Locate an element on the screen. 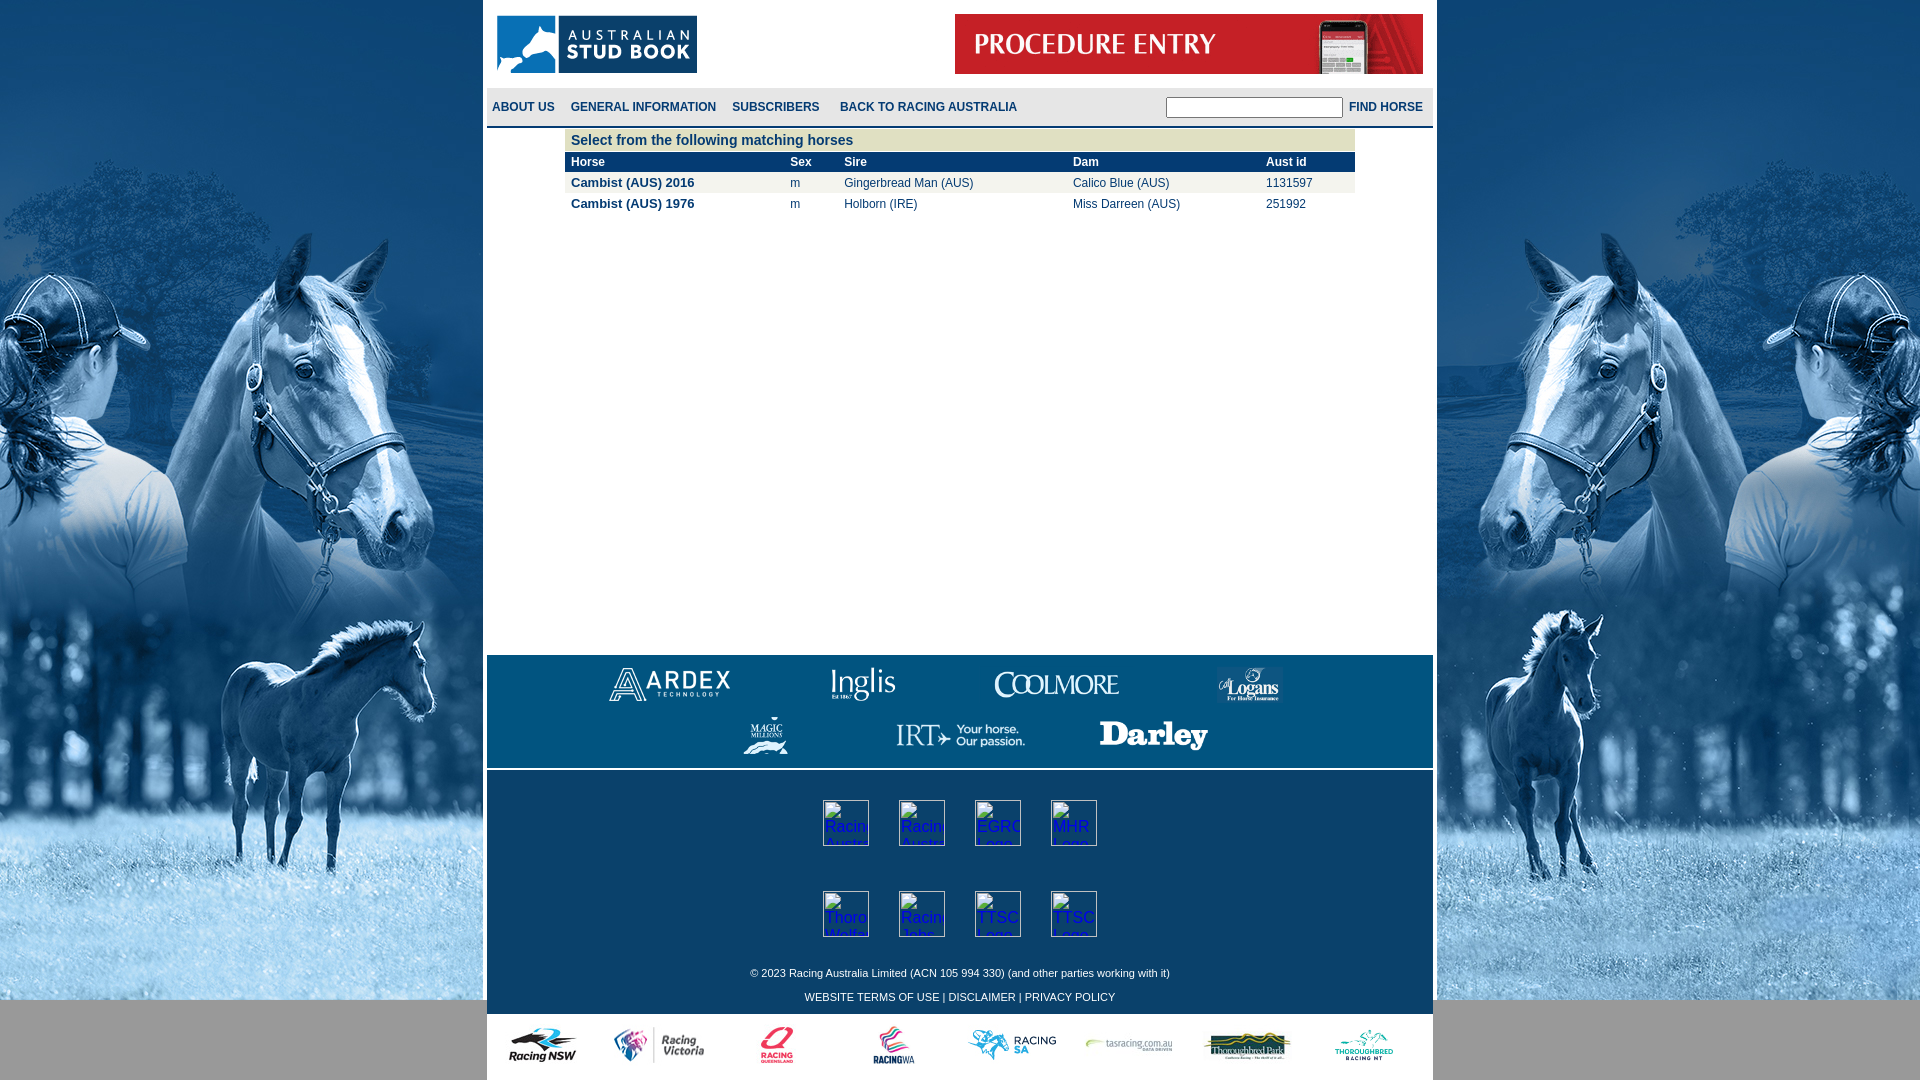 This screenshot has width=1920, height=1080. 'Cambist (AUS) 1976' is located at coordinates (632, 203).